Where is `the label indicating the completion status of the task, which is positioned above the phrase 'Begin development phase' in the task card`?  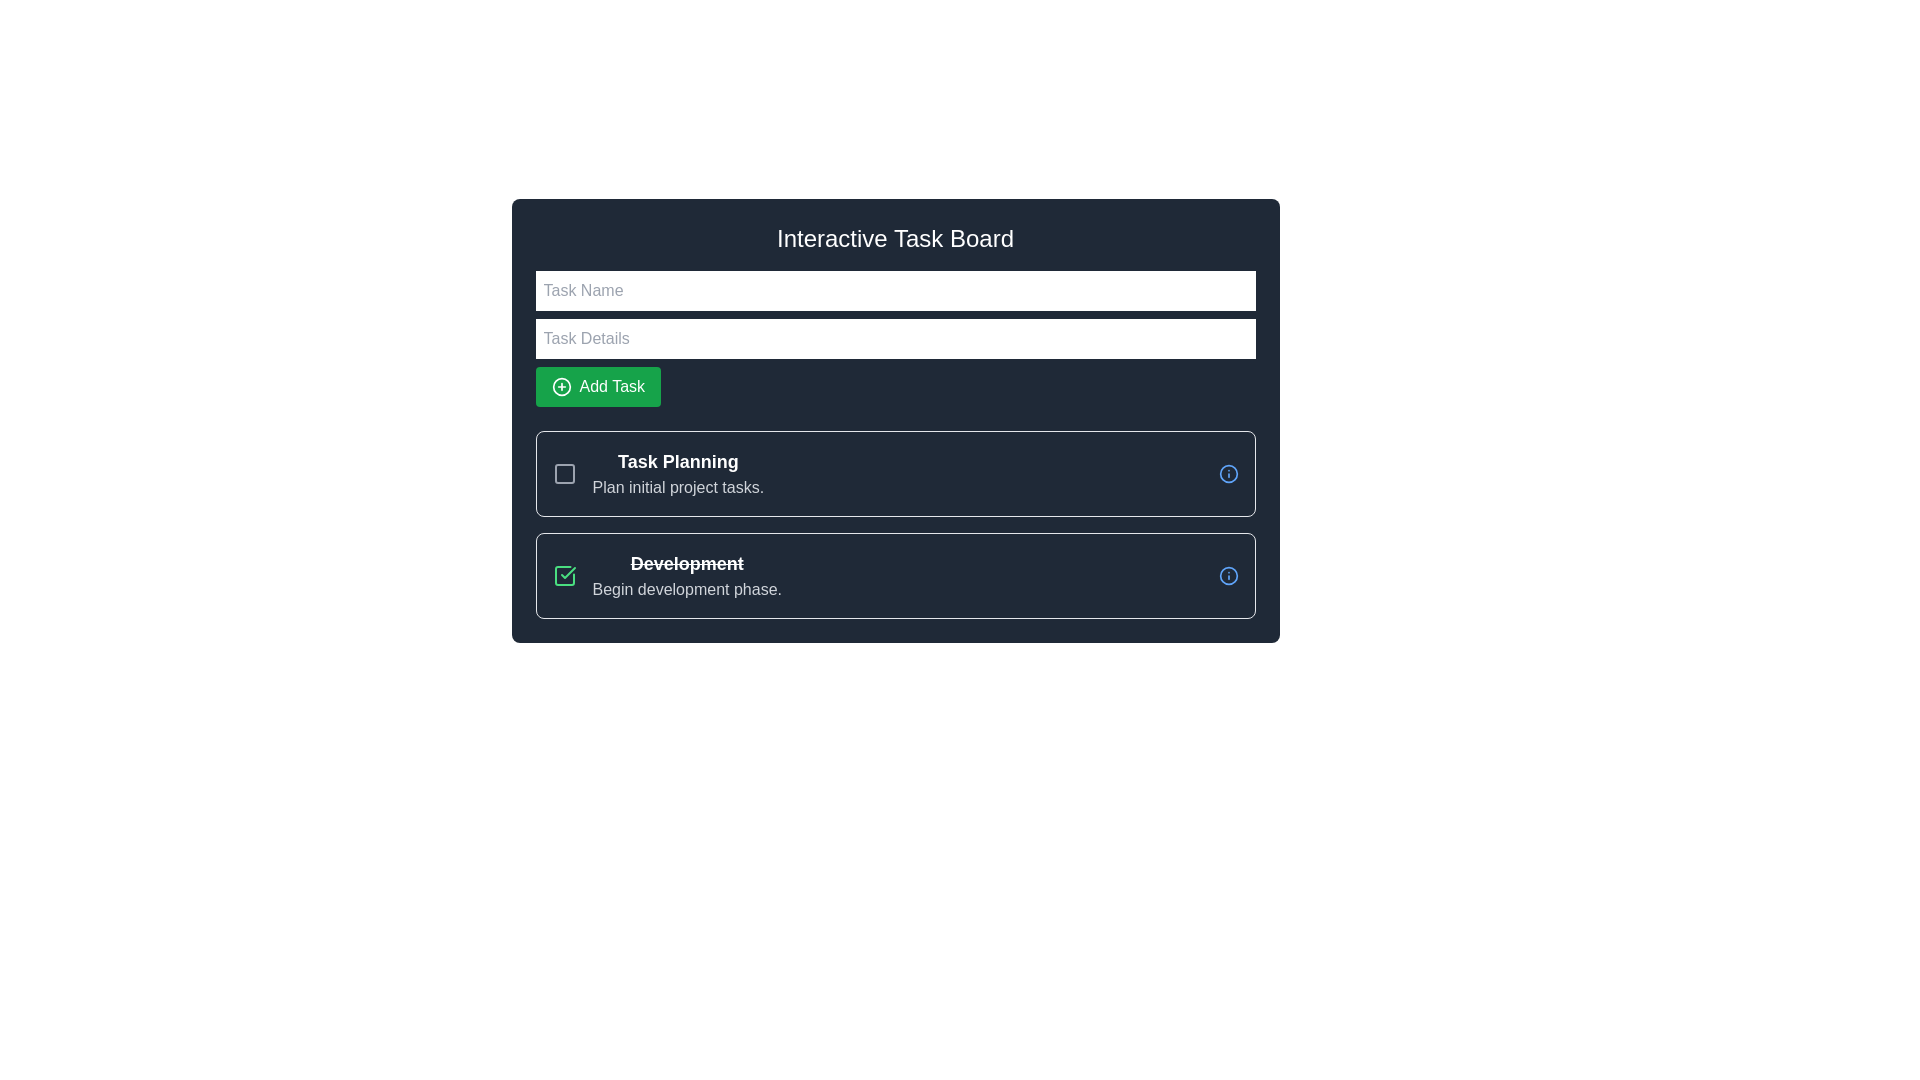 the label indicating the completion status of the task, which is positioned above the phrase 'Begin development phase' in the task card is located at coordinates (687, 563).